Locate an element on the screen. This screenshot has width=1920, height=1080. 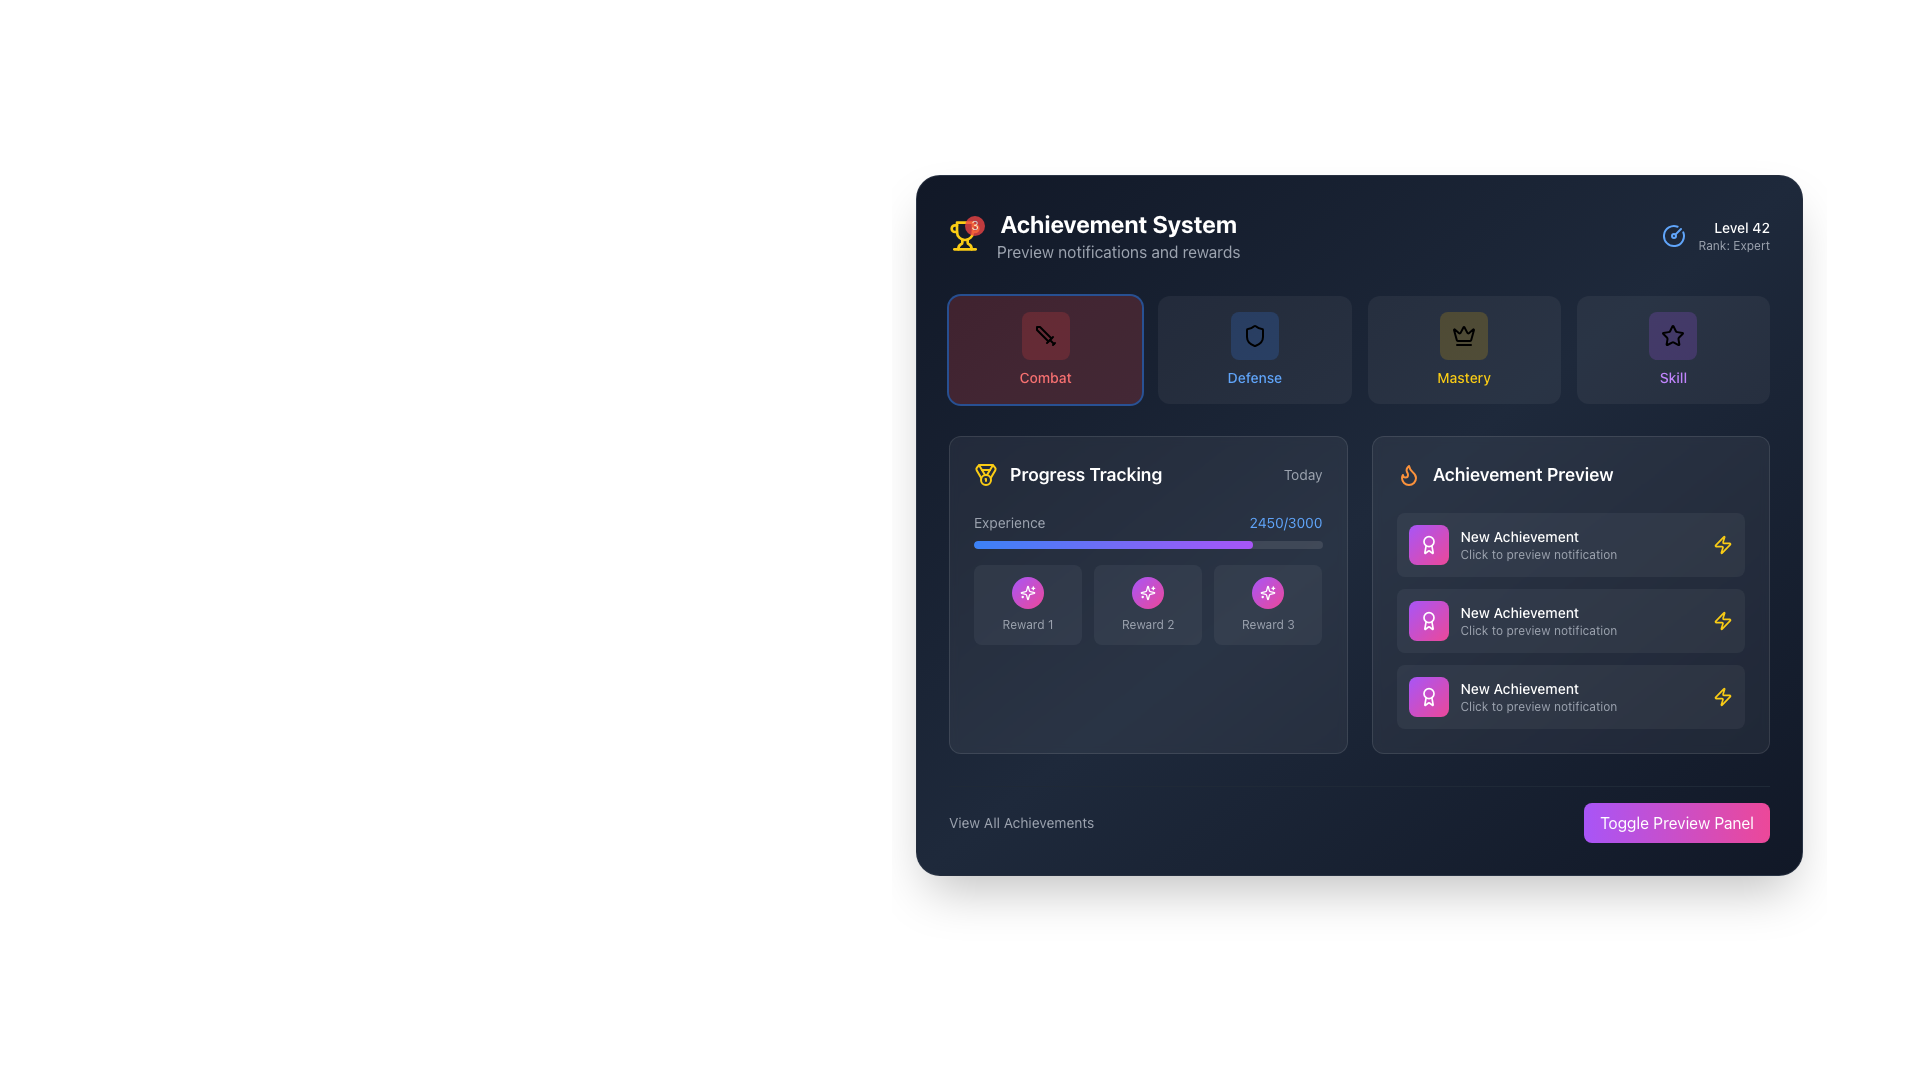
the flame icon representing the 'Achievement Preview' section, which is located to the left of the 'Achievement Preview' text is located at coordinates (1407, 474).